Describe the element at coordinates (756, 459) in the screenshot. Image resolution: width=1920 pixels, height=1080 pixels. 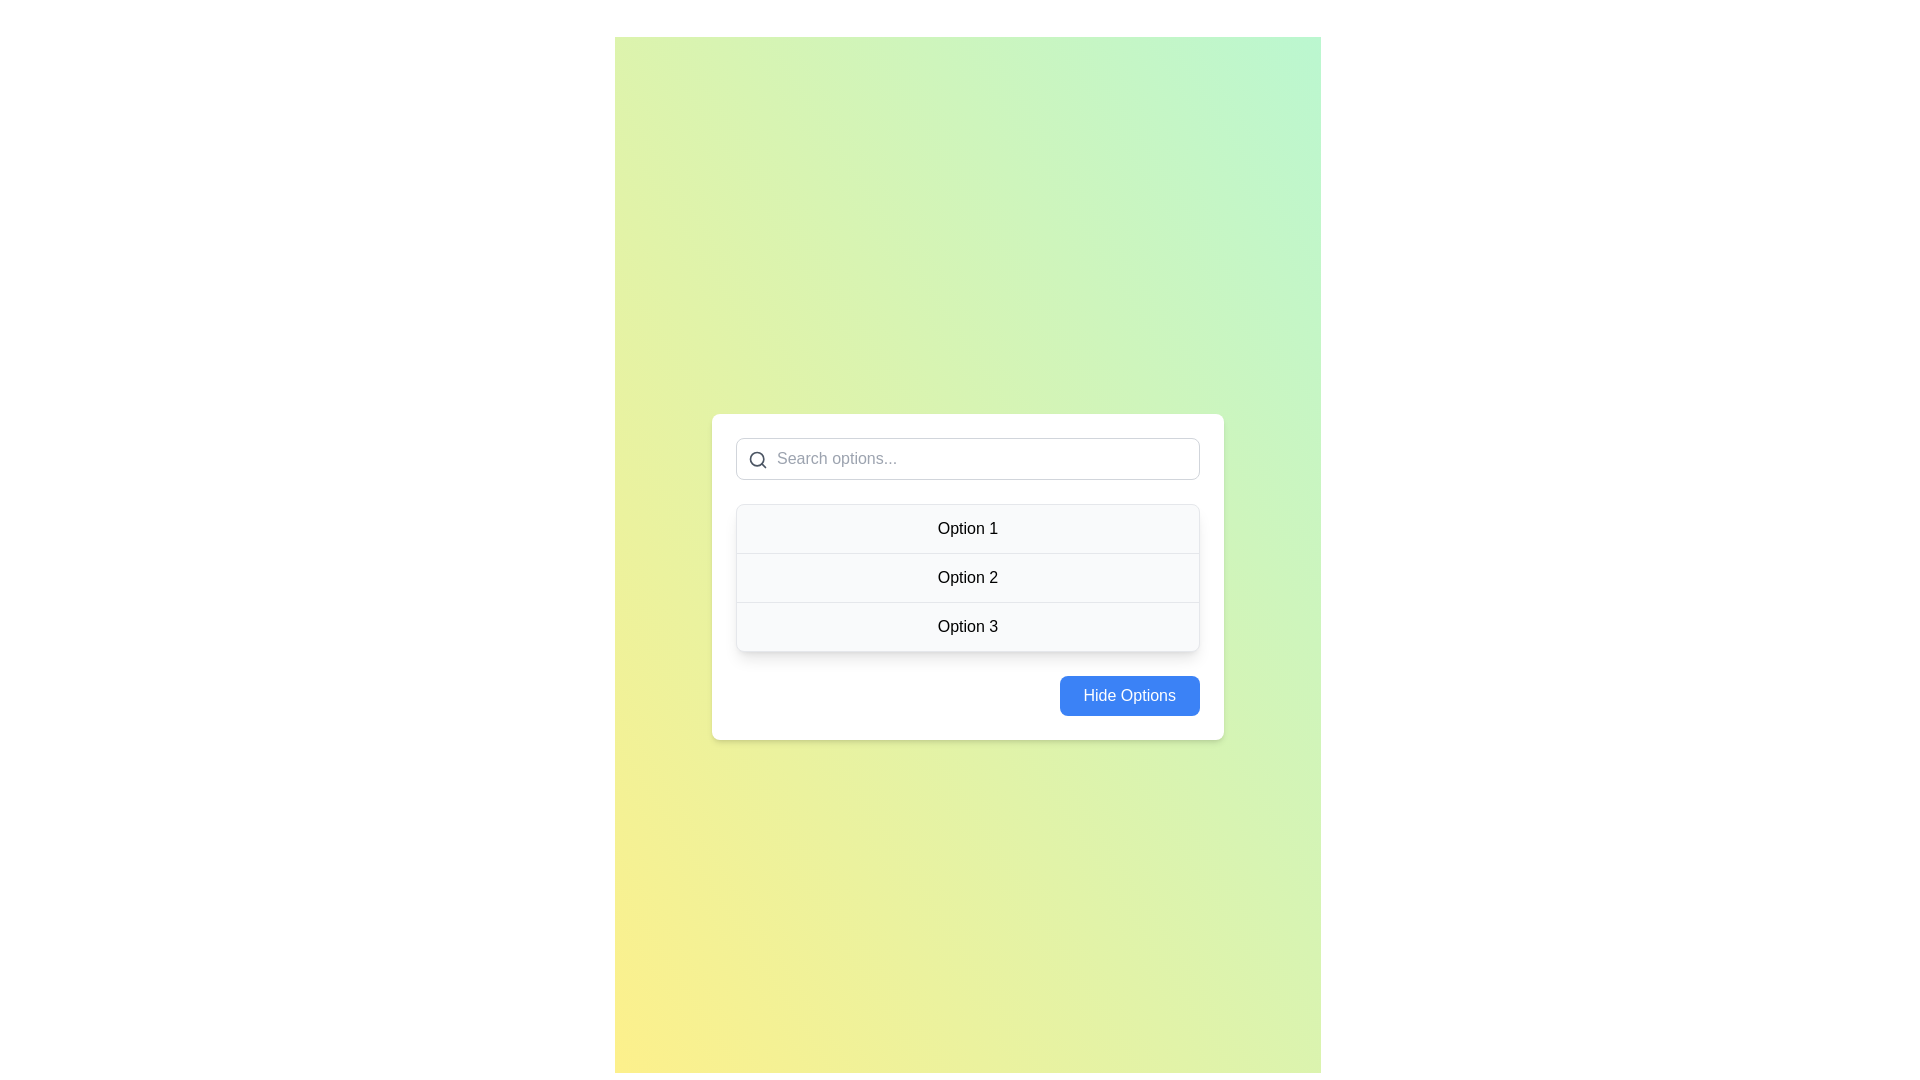
I see `the circular outline of the search-related SVG icon, which resembles a magnifying glass, located to the left of the search input field` at that location.